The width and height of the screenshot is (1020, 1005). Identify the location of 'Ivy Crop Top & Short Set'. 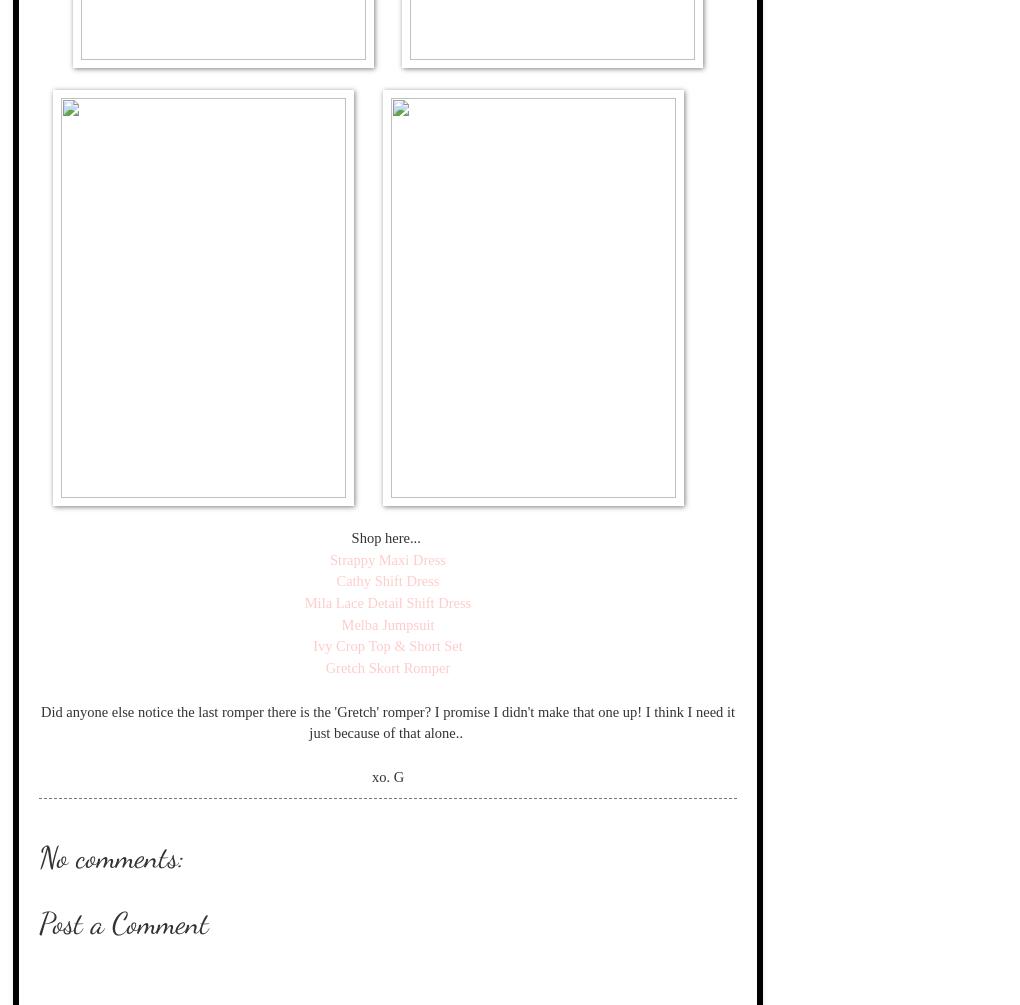
(313, 645).